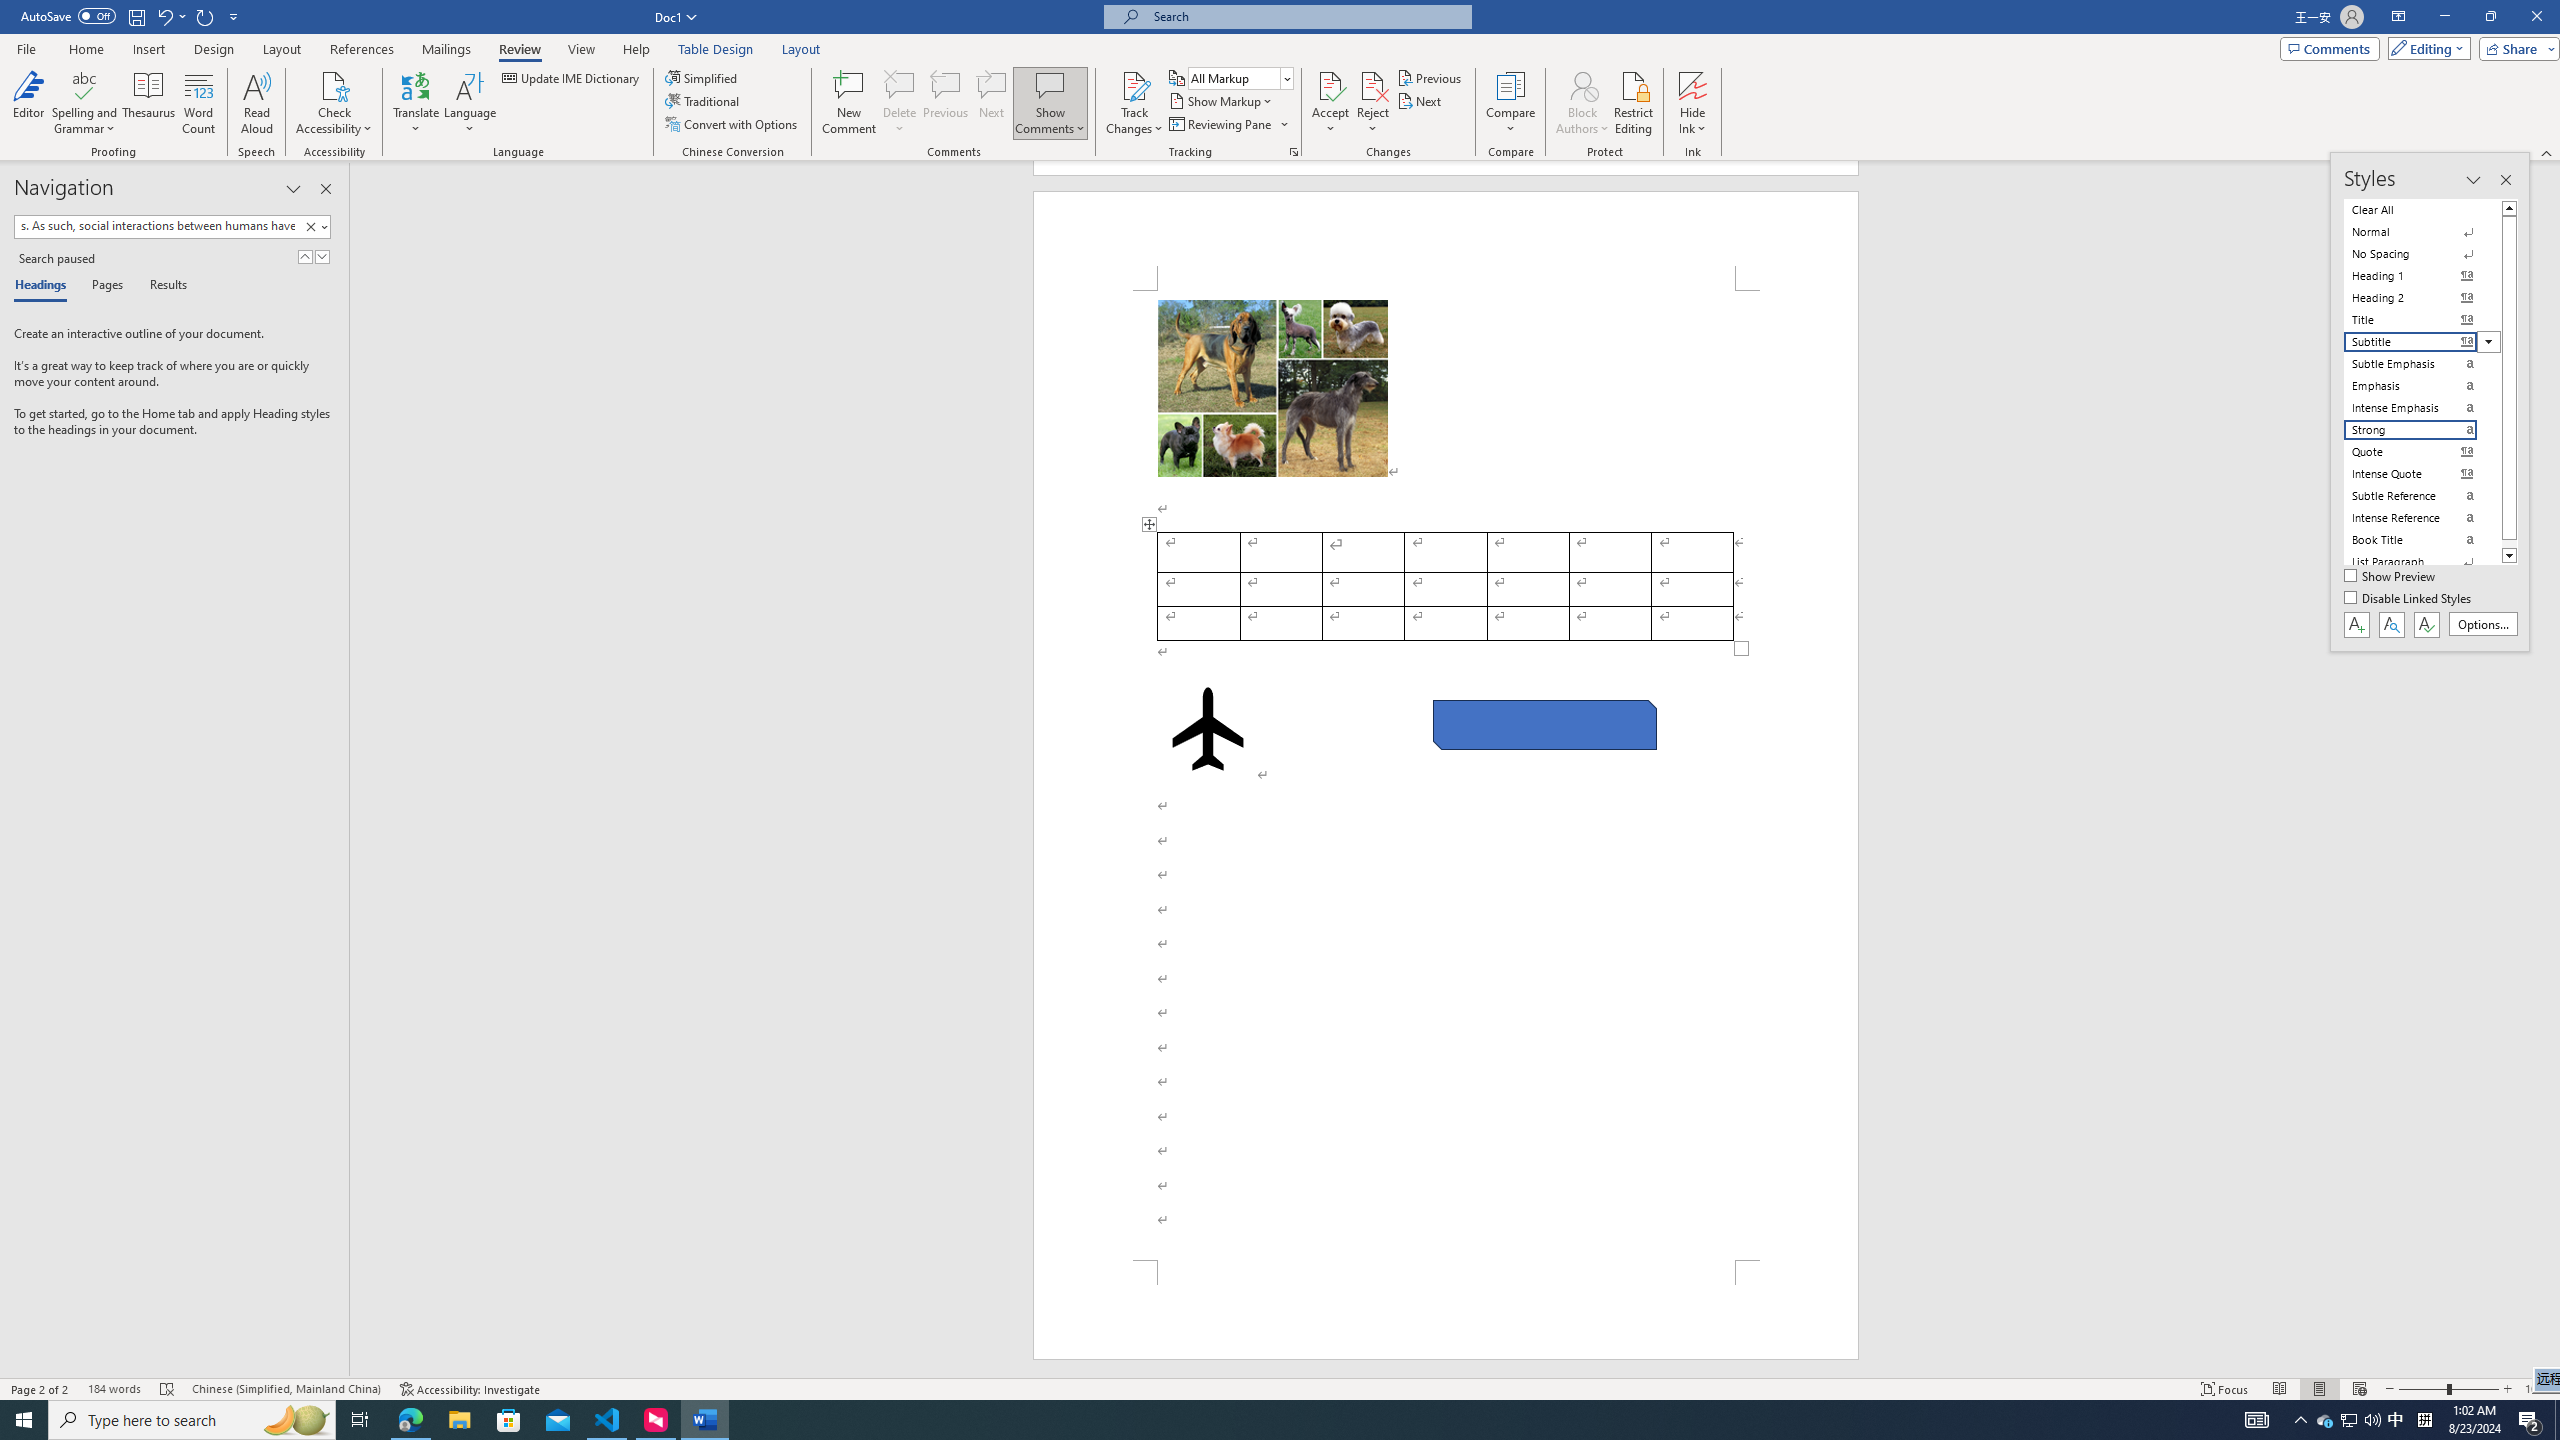  Describe the element at coordinates (205, 15) in the screenshot. I see `'Repeat Style'` at that location.